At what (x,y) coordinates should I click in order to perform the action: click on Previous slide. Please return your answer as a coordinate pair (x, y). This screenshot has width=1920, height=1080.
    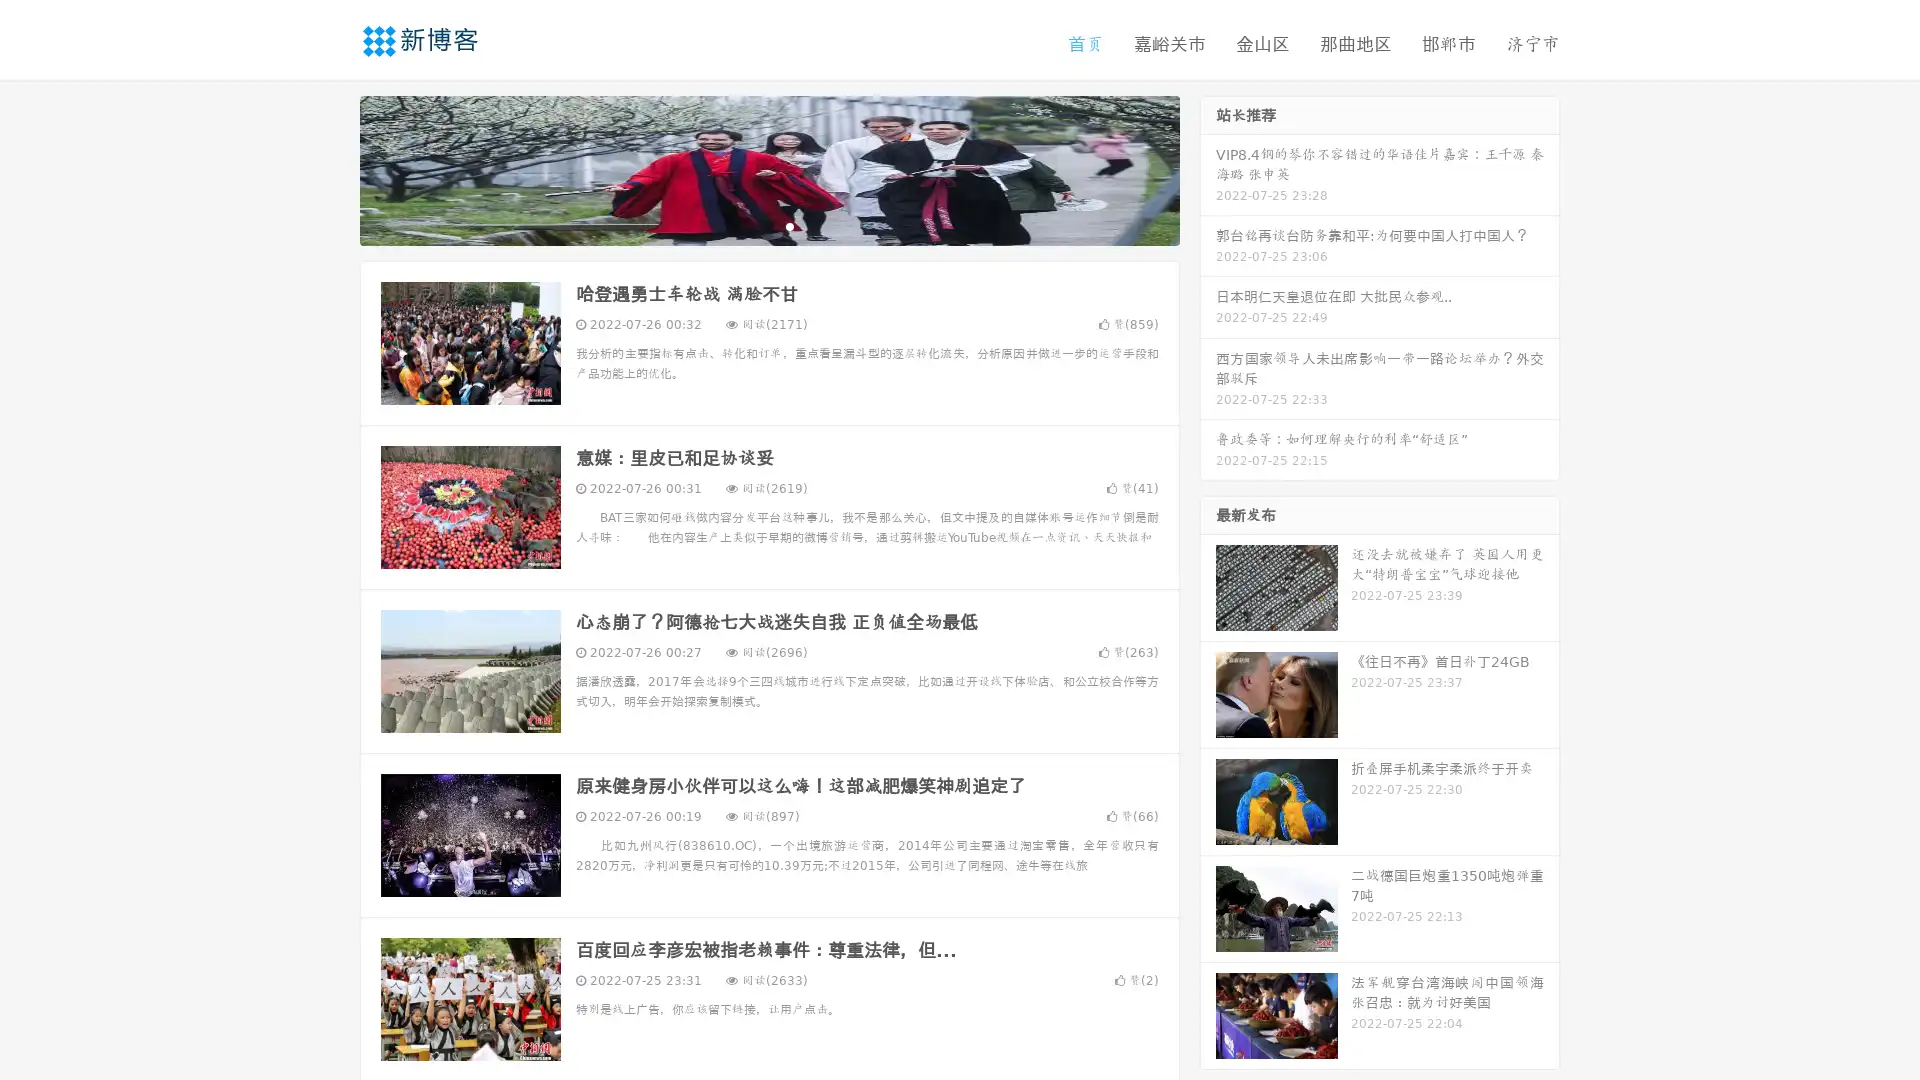
    Looking at the image, I should click on (330, 168).